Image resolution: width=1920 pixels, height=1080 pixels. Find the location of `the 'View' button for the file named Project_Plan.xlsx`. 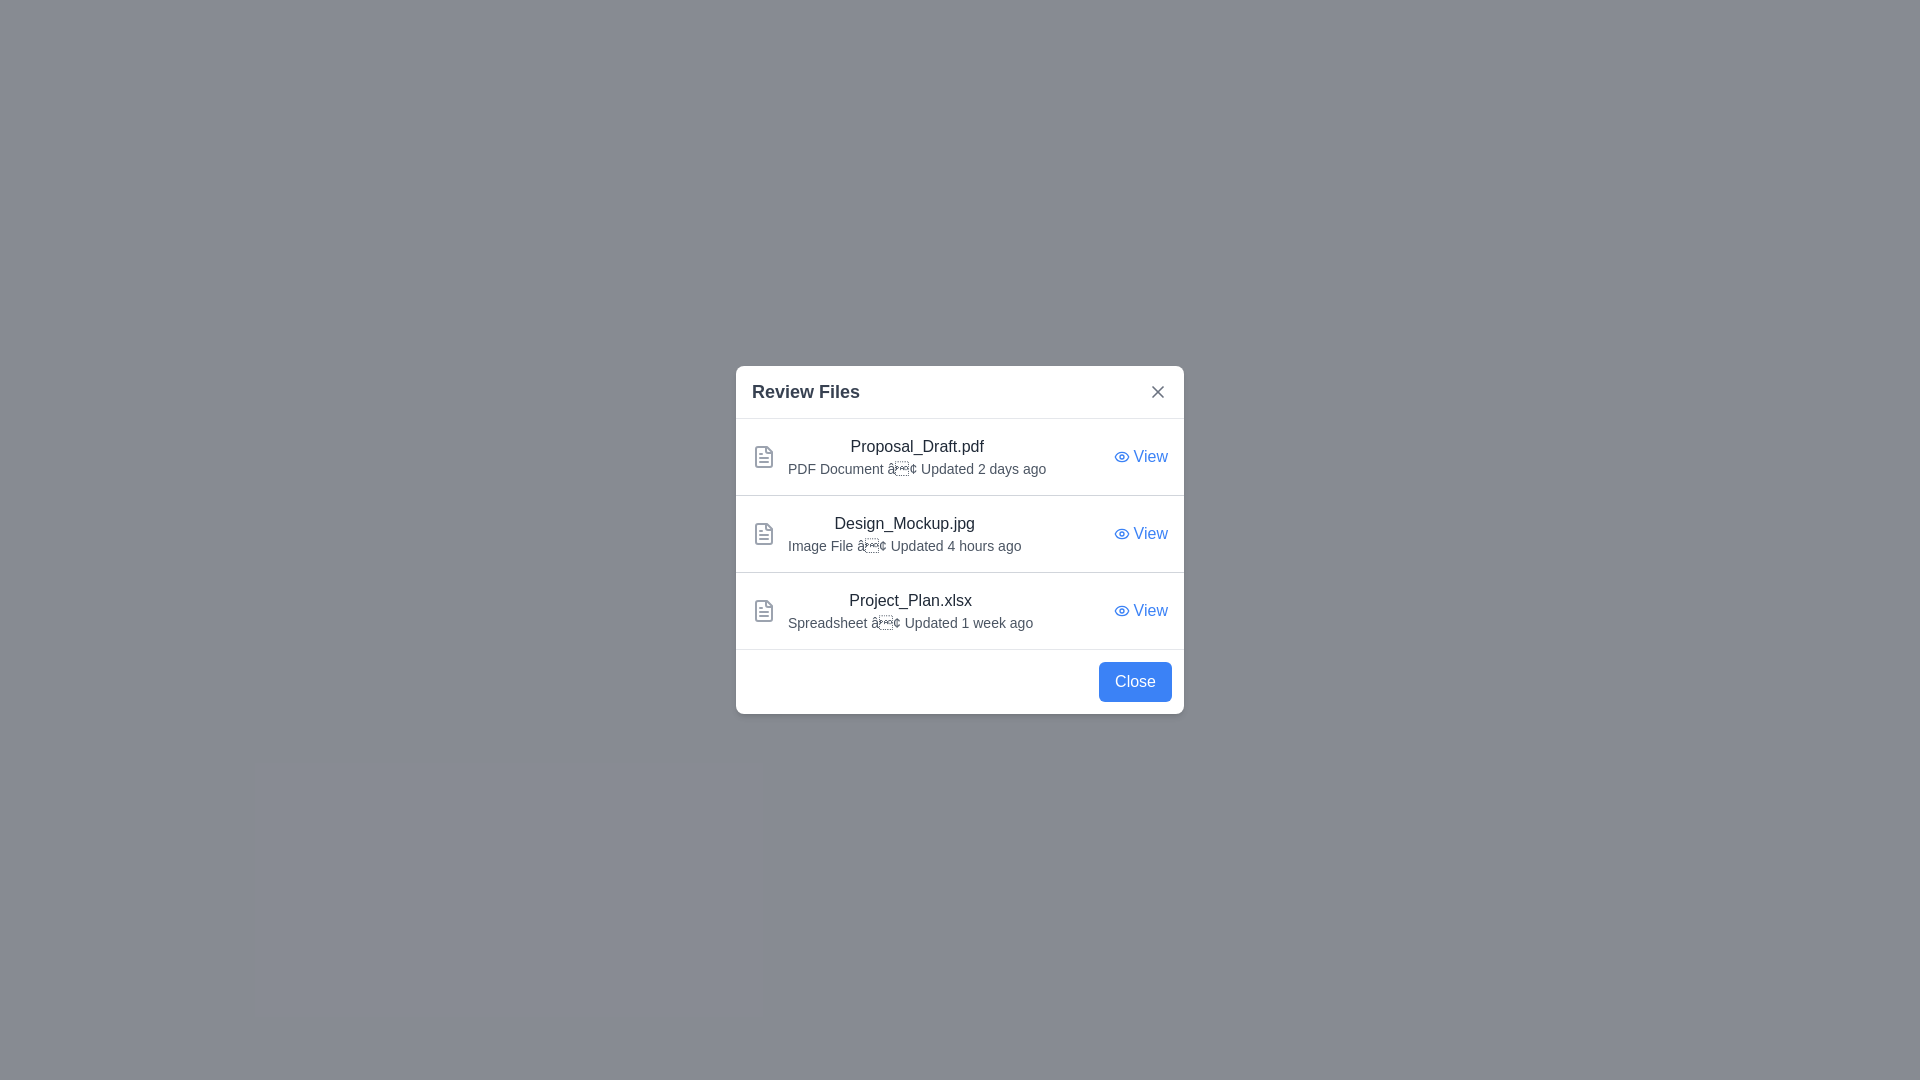

the 'View' button for the file named Project_Plan.xlsx is located at coordinates (1140, 609).